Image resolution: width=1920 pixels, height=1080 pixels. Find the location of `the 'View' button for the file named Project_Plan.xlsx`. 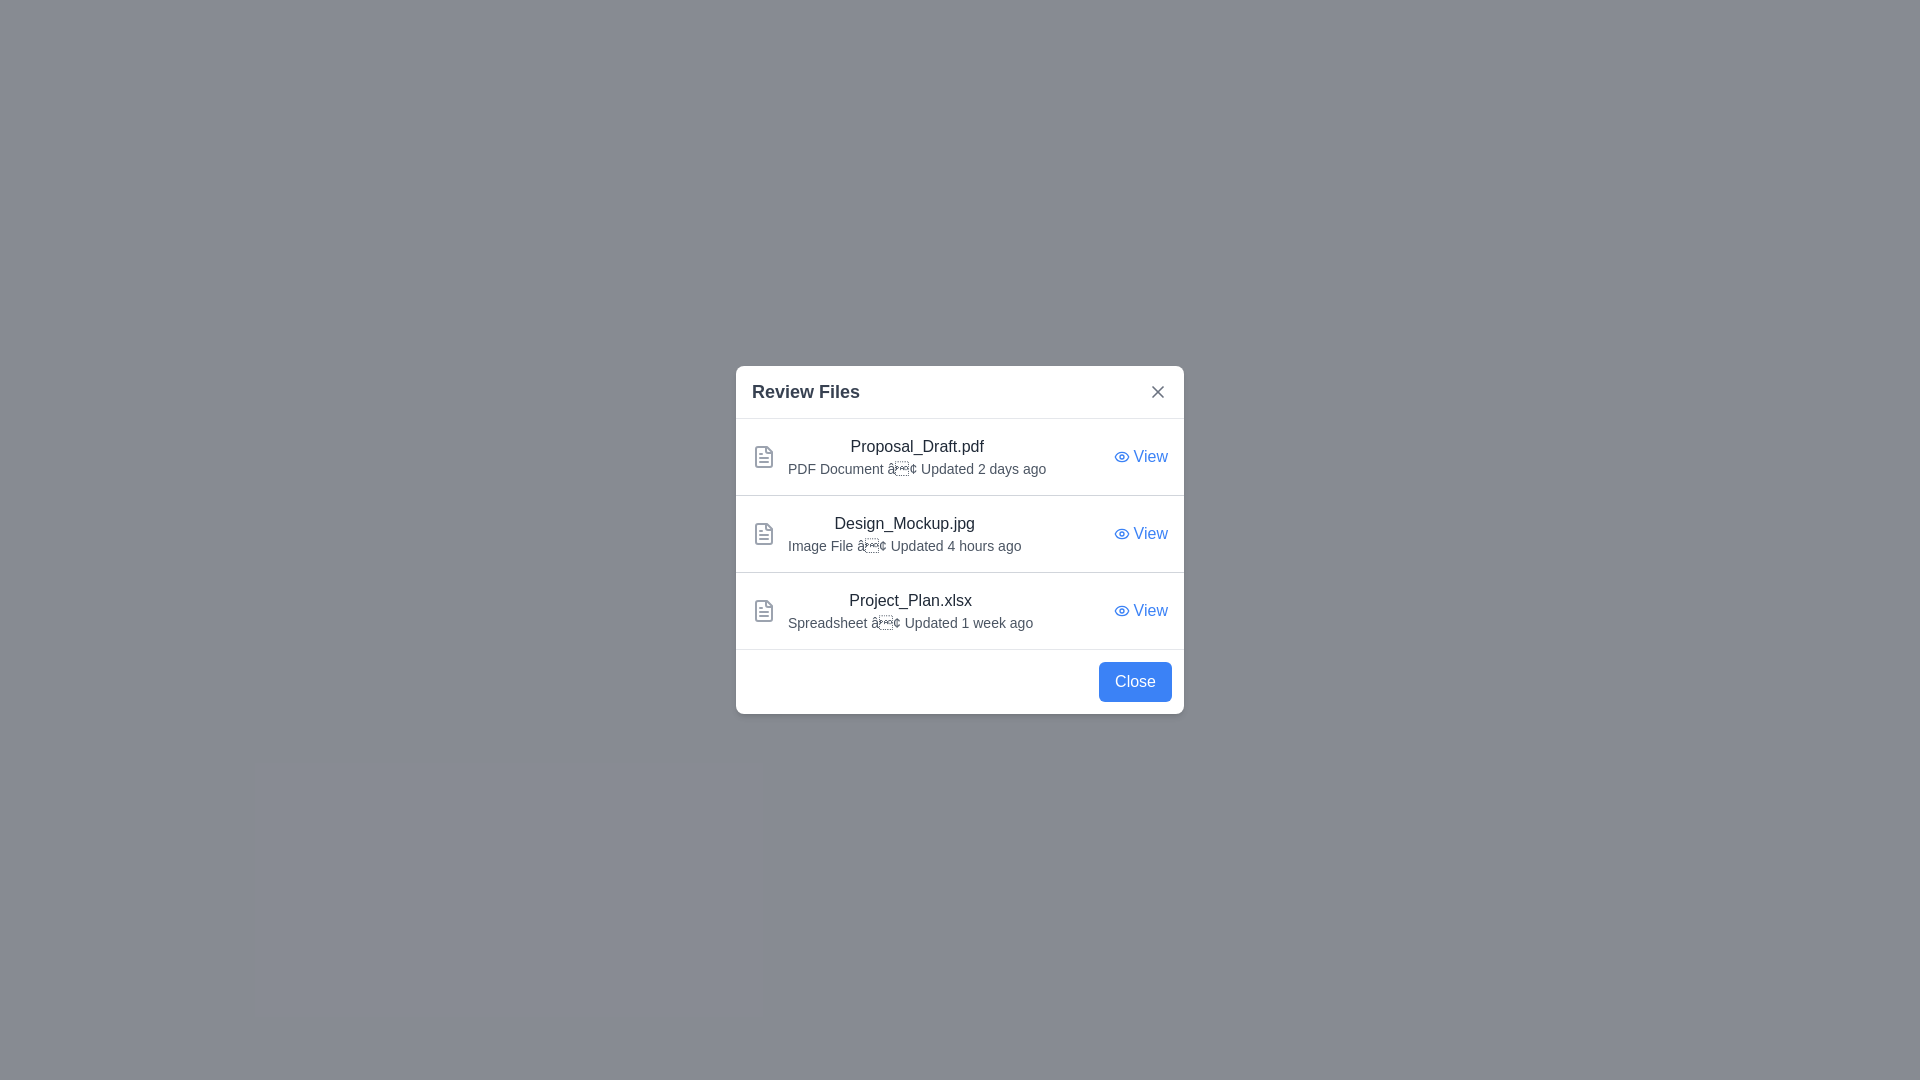

the 'View' button for the file named Project_Plan.xlsx is located at coordinates (1140, 609).